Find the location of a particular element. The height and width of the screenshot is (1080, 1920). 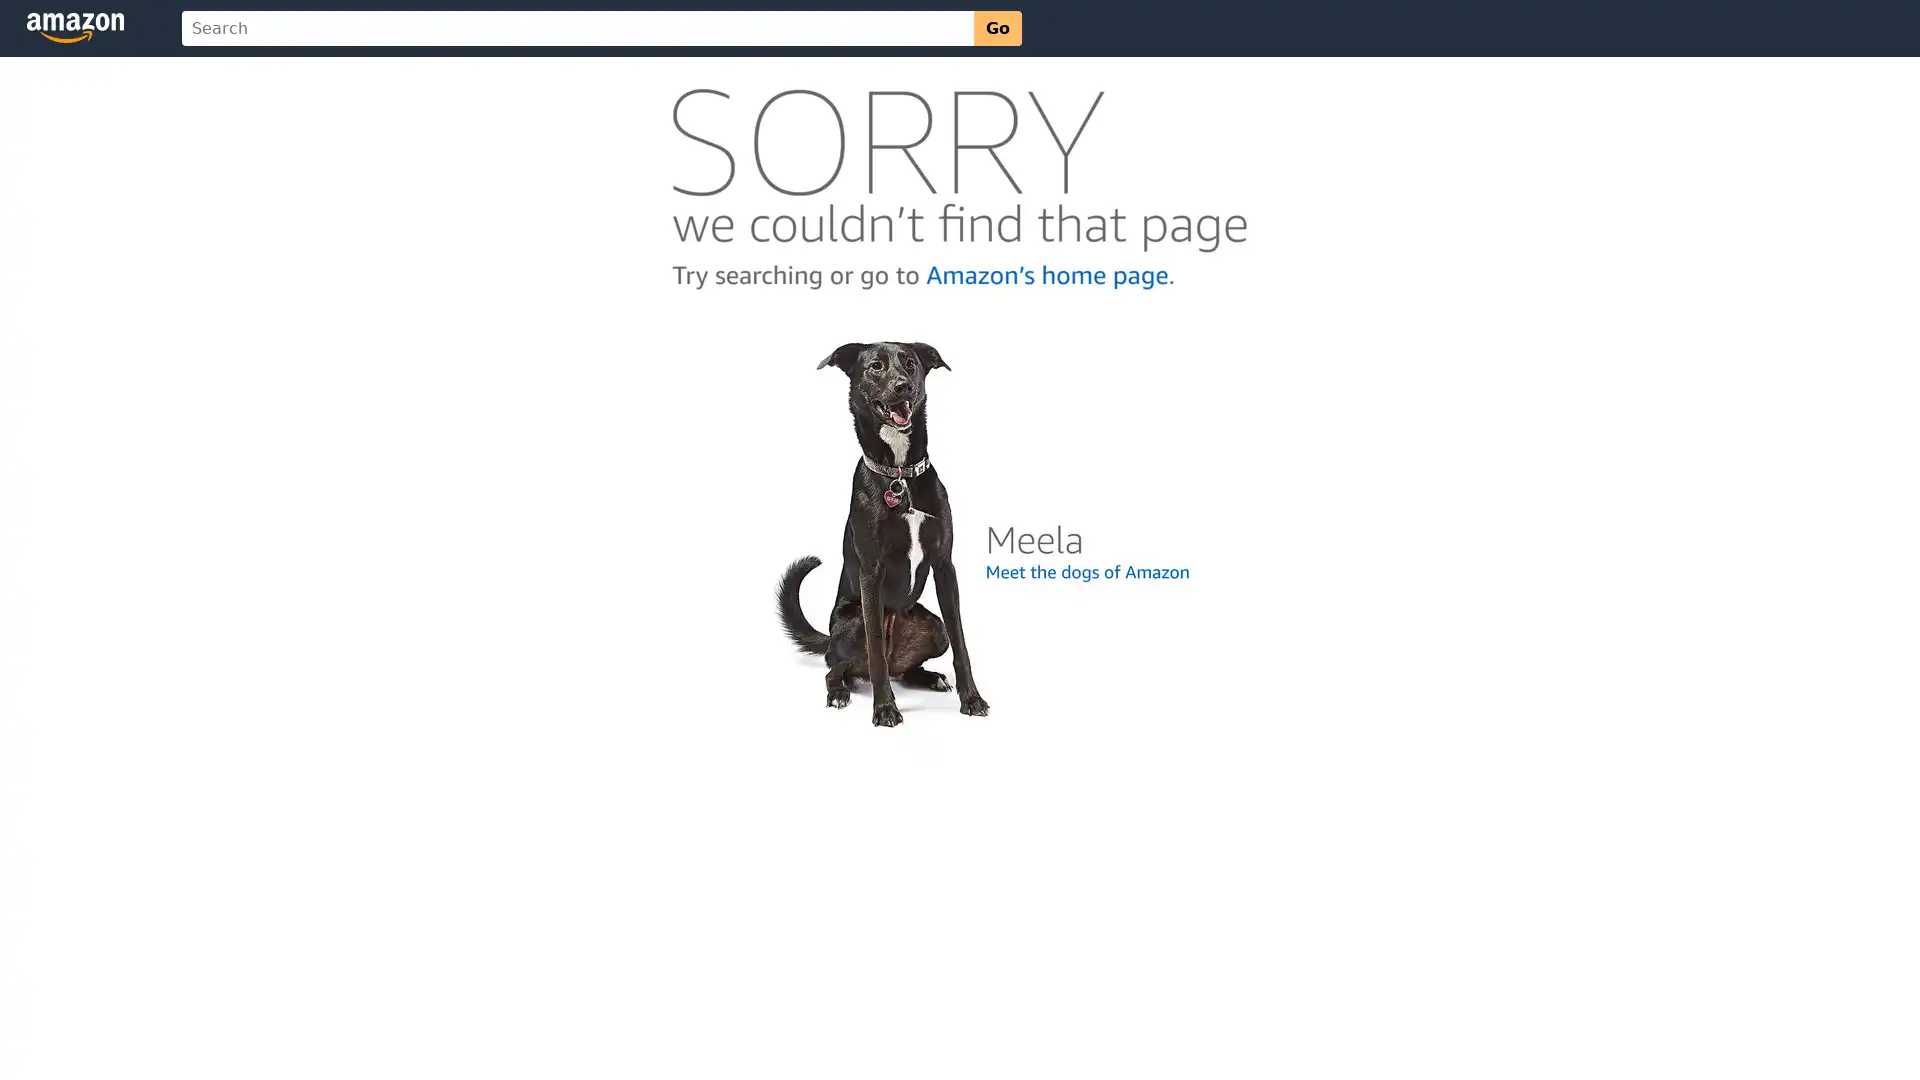

Go is located at coordinates (998, 28).